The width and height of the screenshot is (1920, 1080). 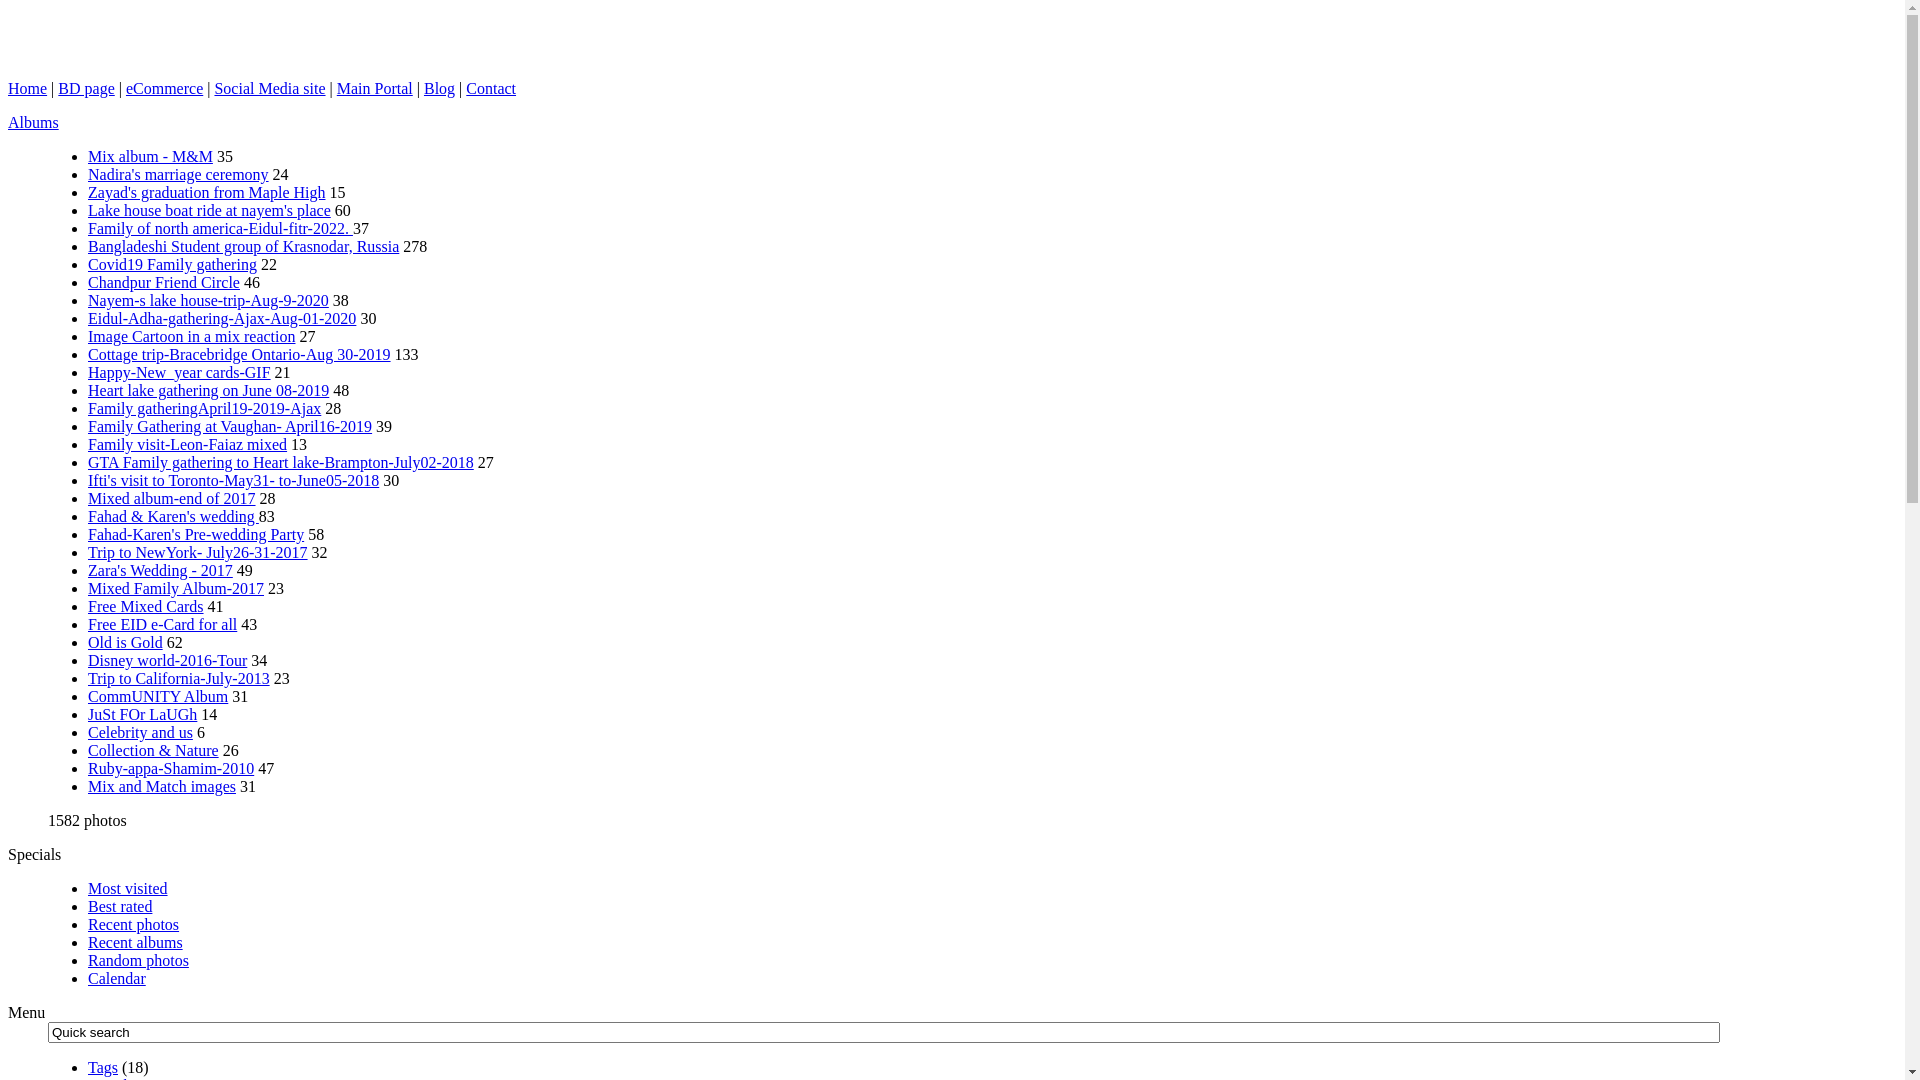 What do you see at coordinates (239, 353) in the screenshot?
I see `'Cottage trip-Bracebridge Ontario-Aug 30-2019'` at bounding box center [239, 353].